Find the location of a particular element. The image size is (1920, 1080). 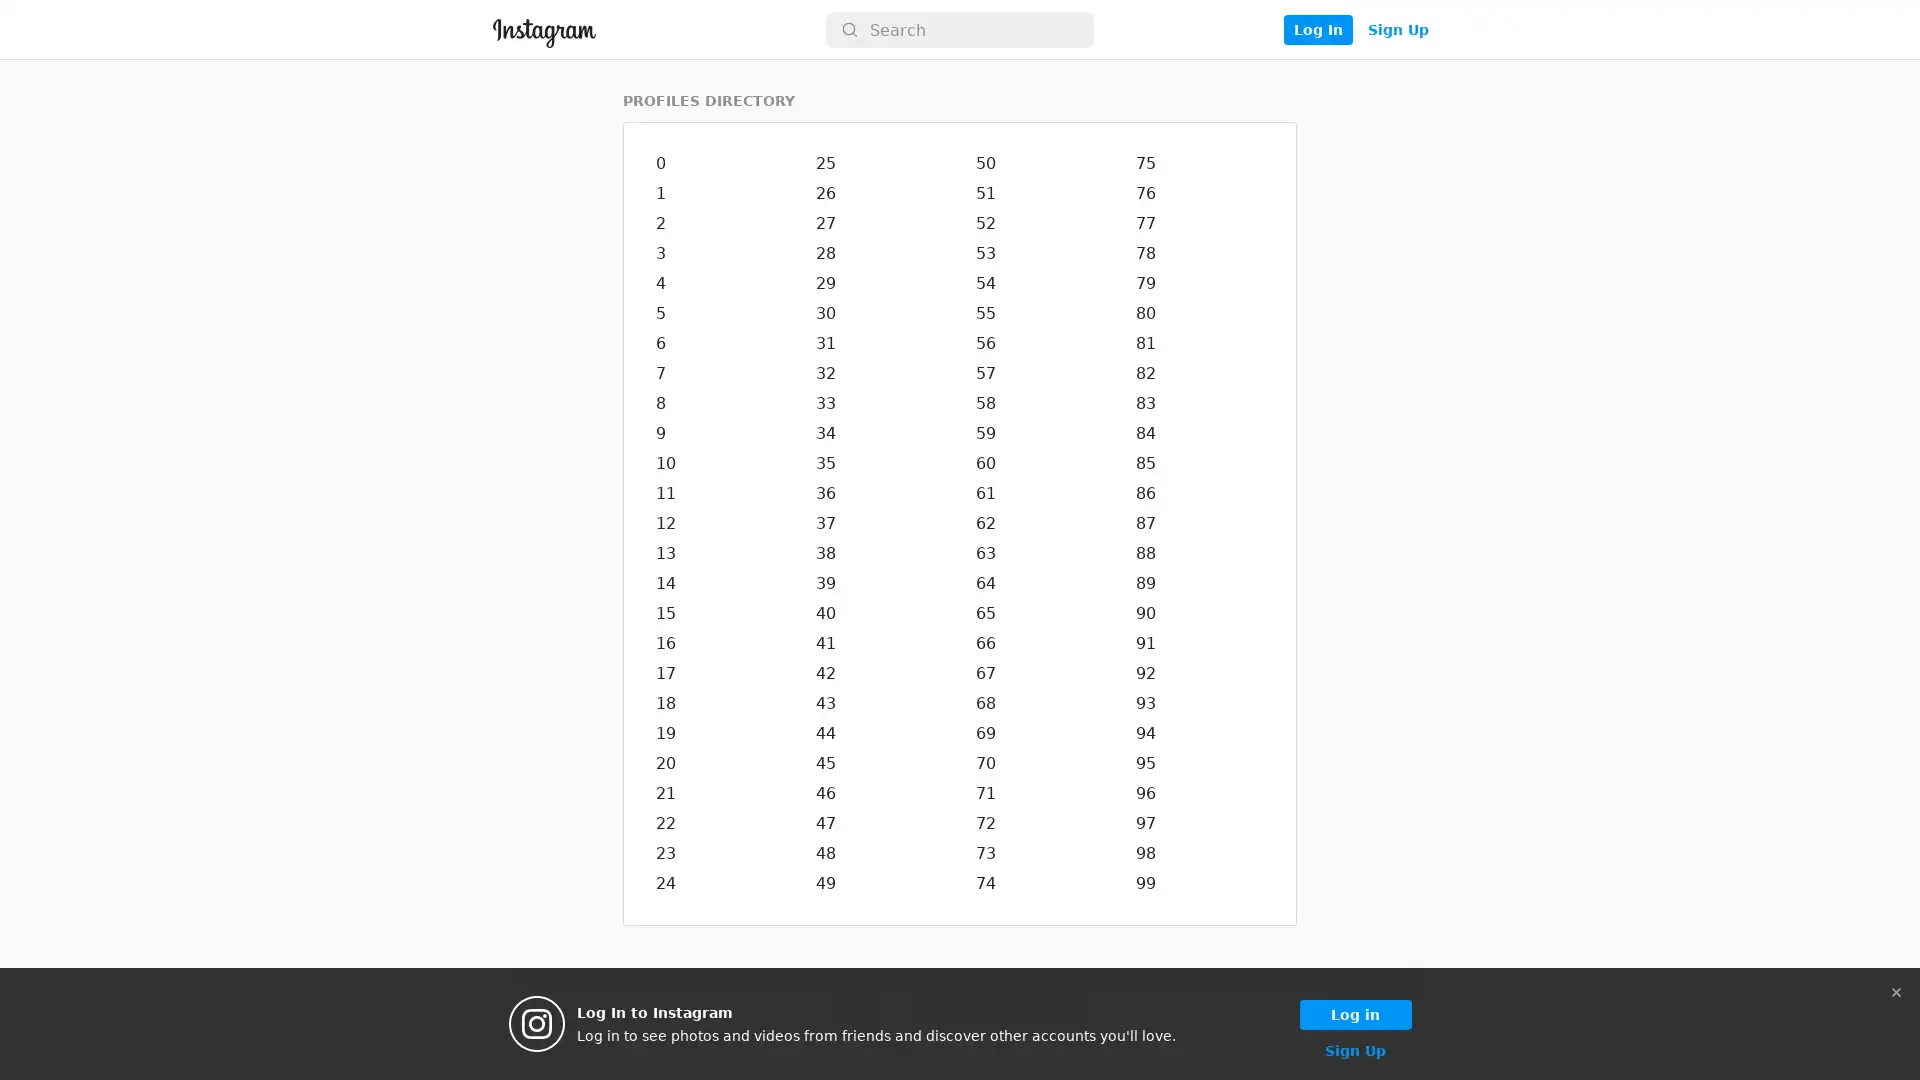

Log In is located at coordinates (1317, 30).